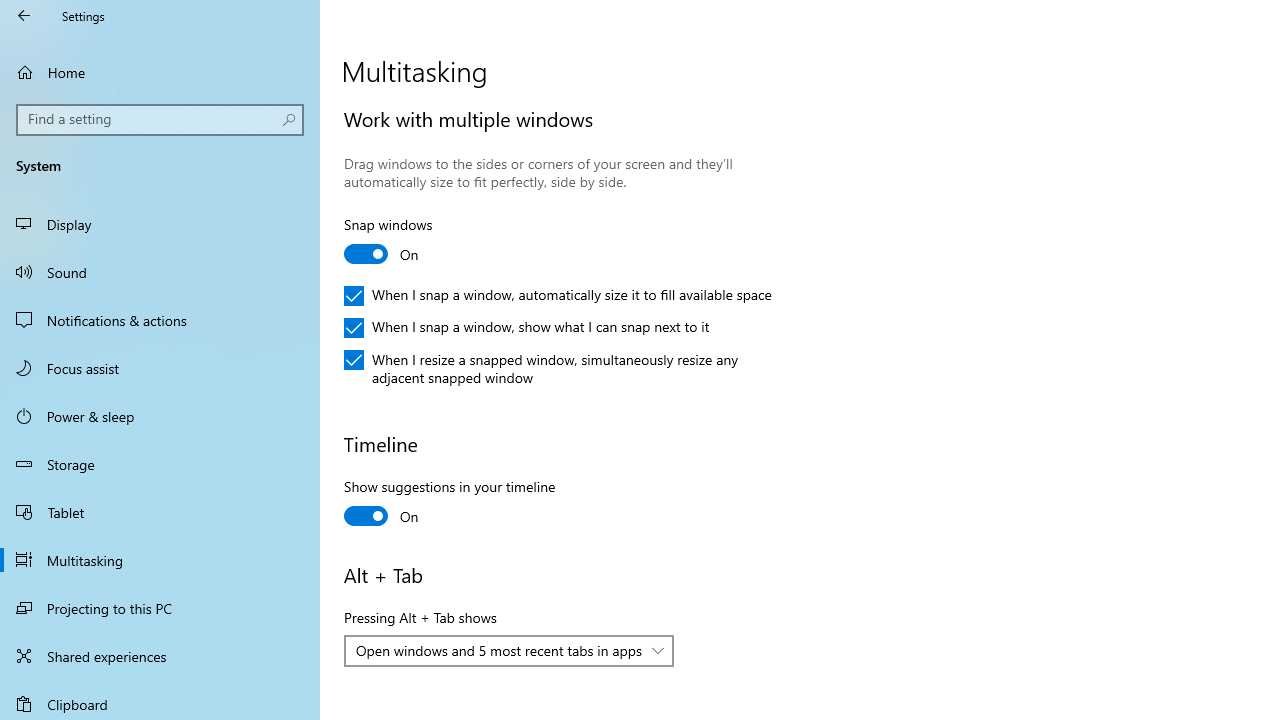 Image resolution: width=1280 pixels, height=720 pixels. What do you see at coordinates (160, 119) in the screenshot?
I see `'Search box, Find a setting'` at bounding box center [160, 119].